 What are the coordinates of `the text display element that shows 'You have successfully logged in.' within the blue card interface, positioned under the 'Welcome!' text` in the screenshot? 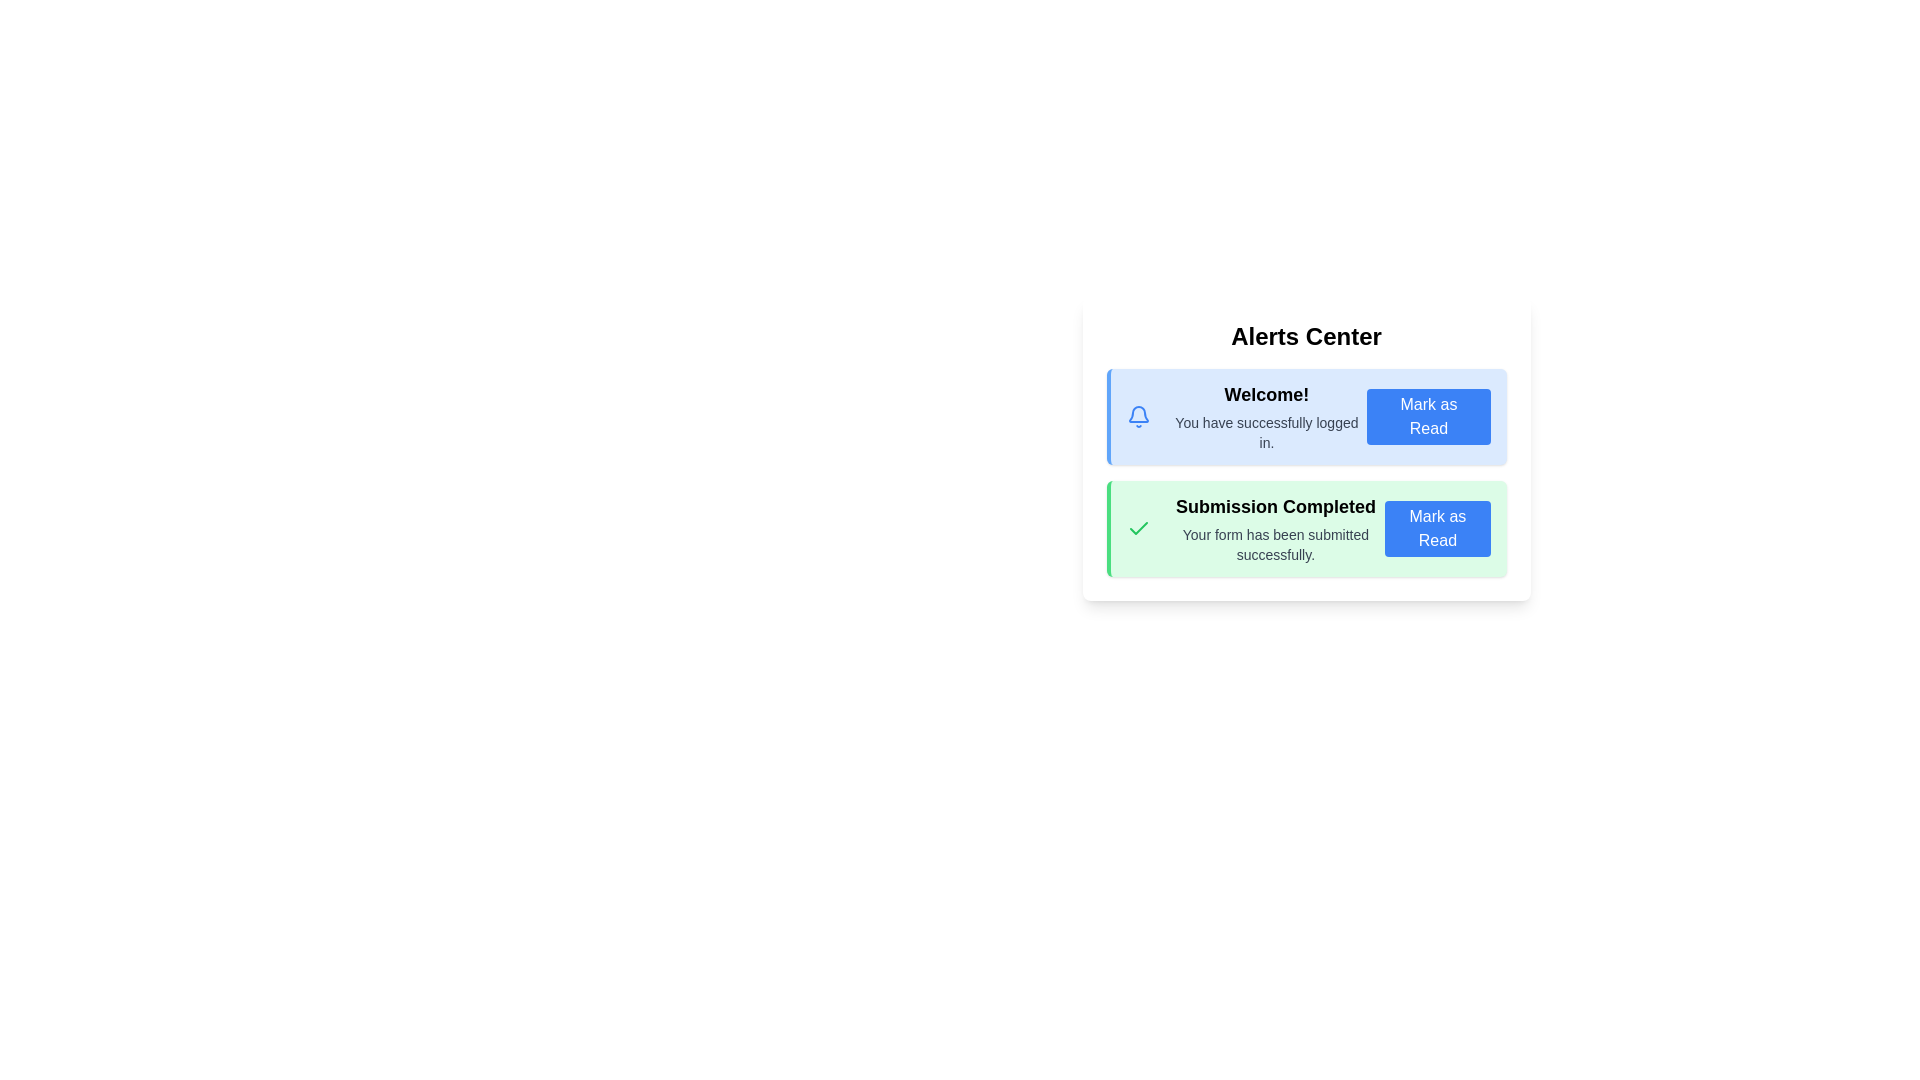 It's located at (1266, 431).